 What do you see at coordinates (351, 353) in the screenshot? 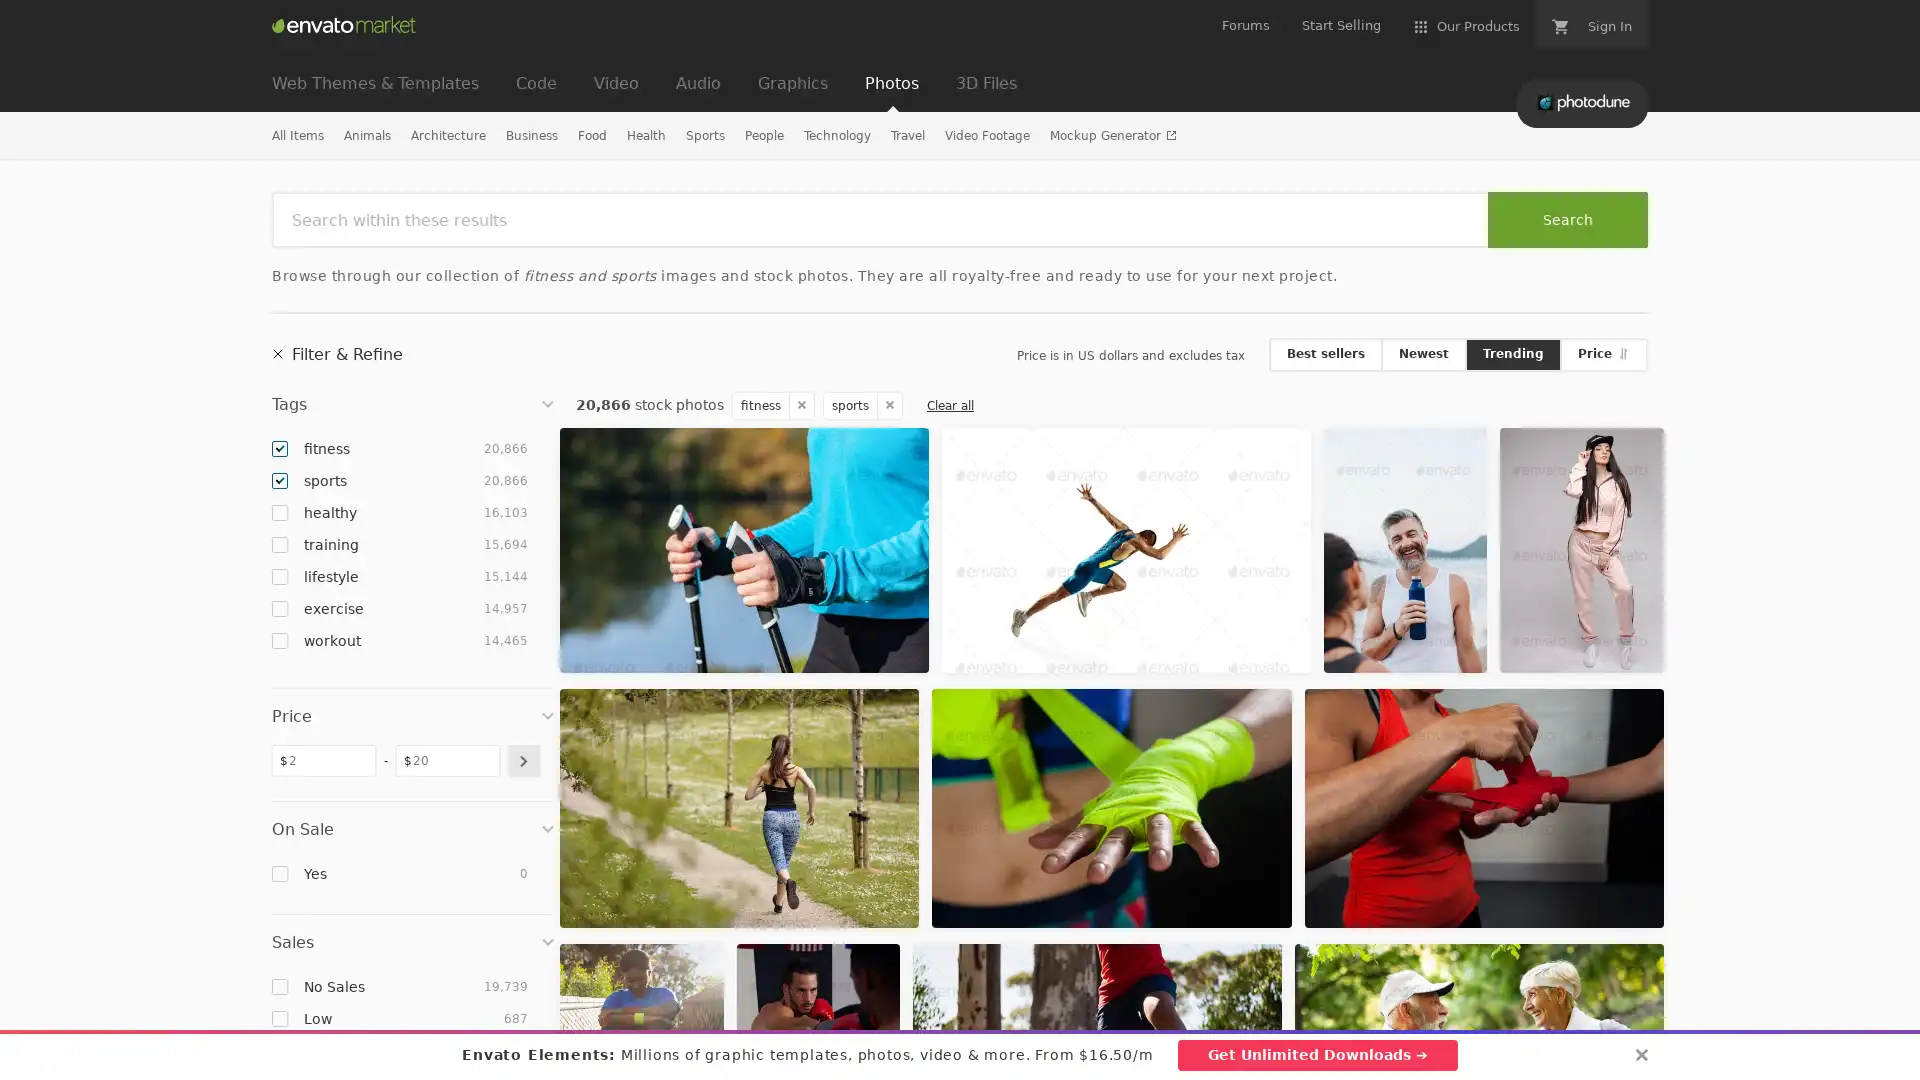
I see `Filter & Refine` at bounding box center [351, 353].